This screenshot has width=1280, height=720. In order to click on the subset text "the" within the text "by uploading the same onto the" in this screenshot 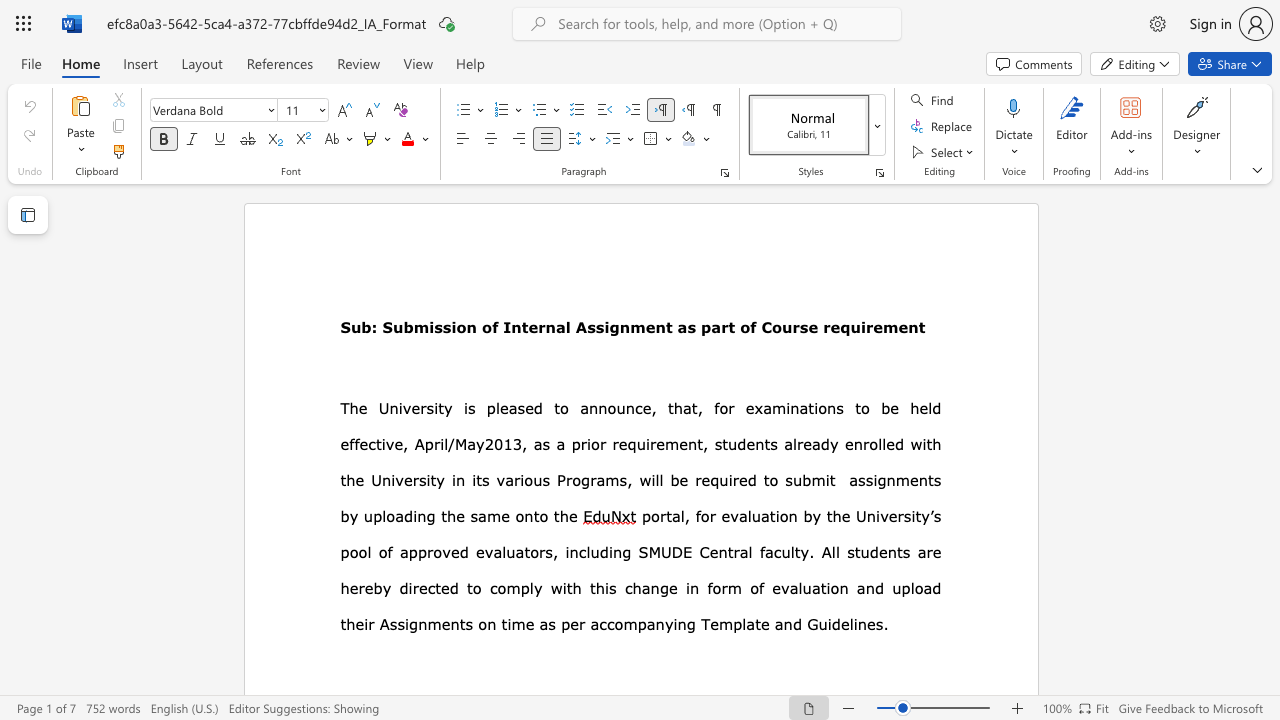, I will do `click(553, 515)`.